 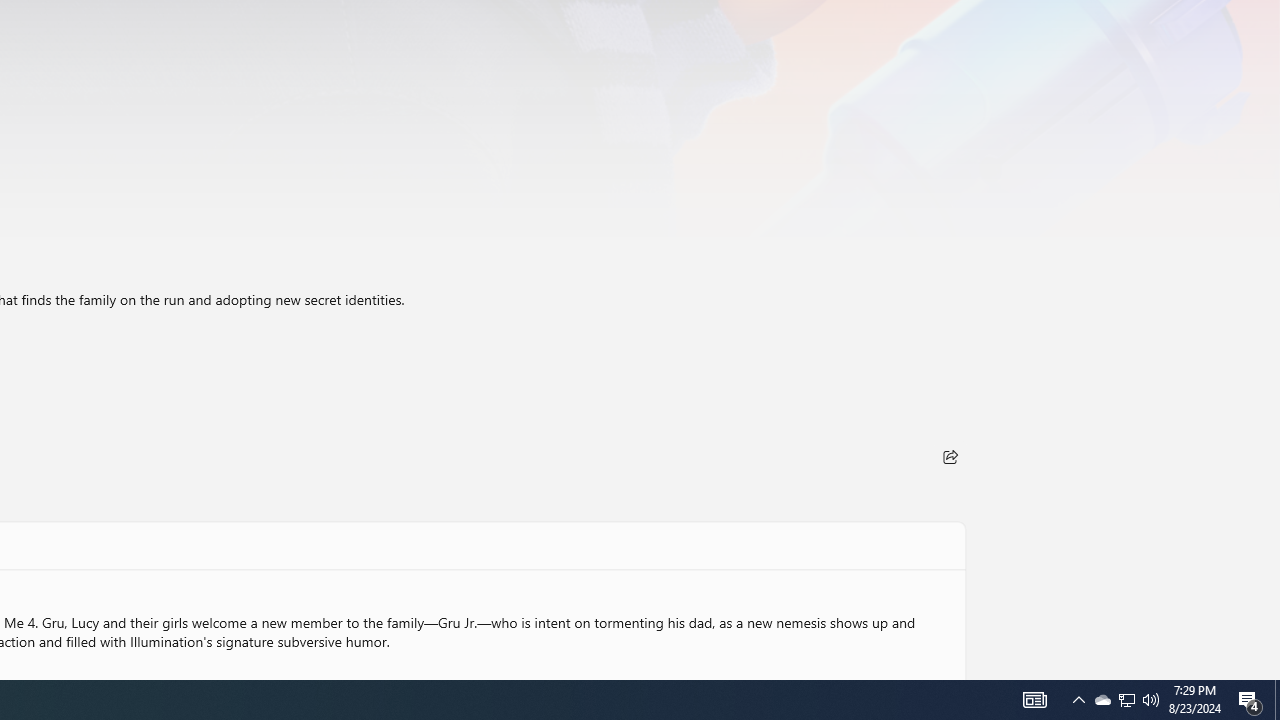 What do you see at coordinates (949, 456) in the screenshot?
I see `'Share'` at bounding box center [949, 456].